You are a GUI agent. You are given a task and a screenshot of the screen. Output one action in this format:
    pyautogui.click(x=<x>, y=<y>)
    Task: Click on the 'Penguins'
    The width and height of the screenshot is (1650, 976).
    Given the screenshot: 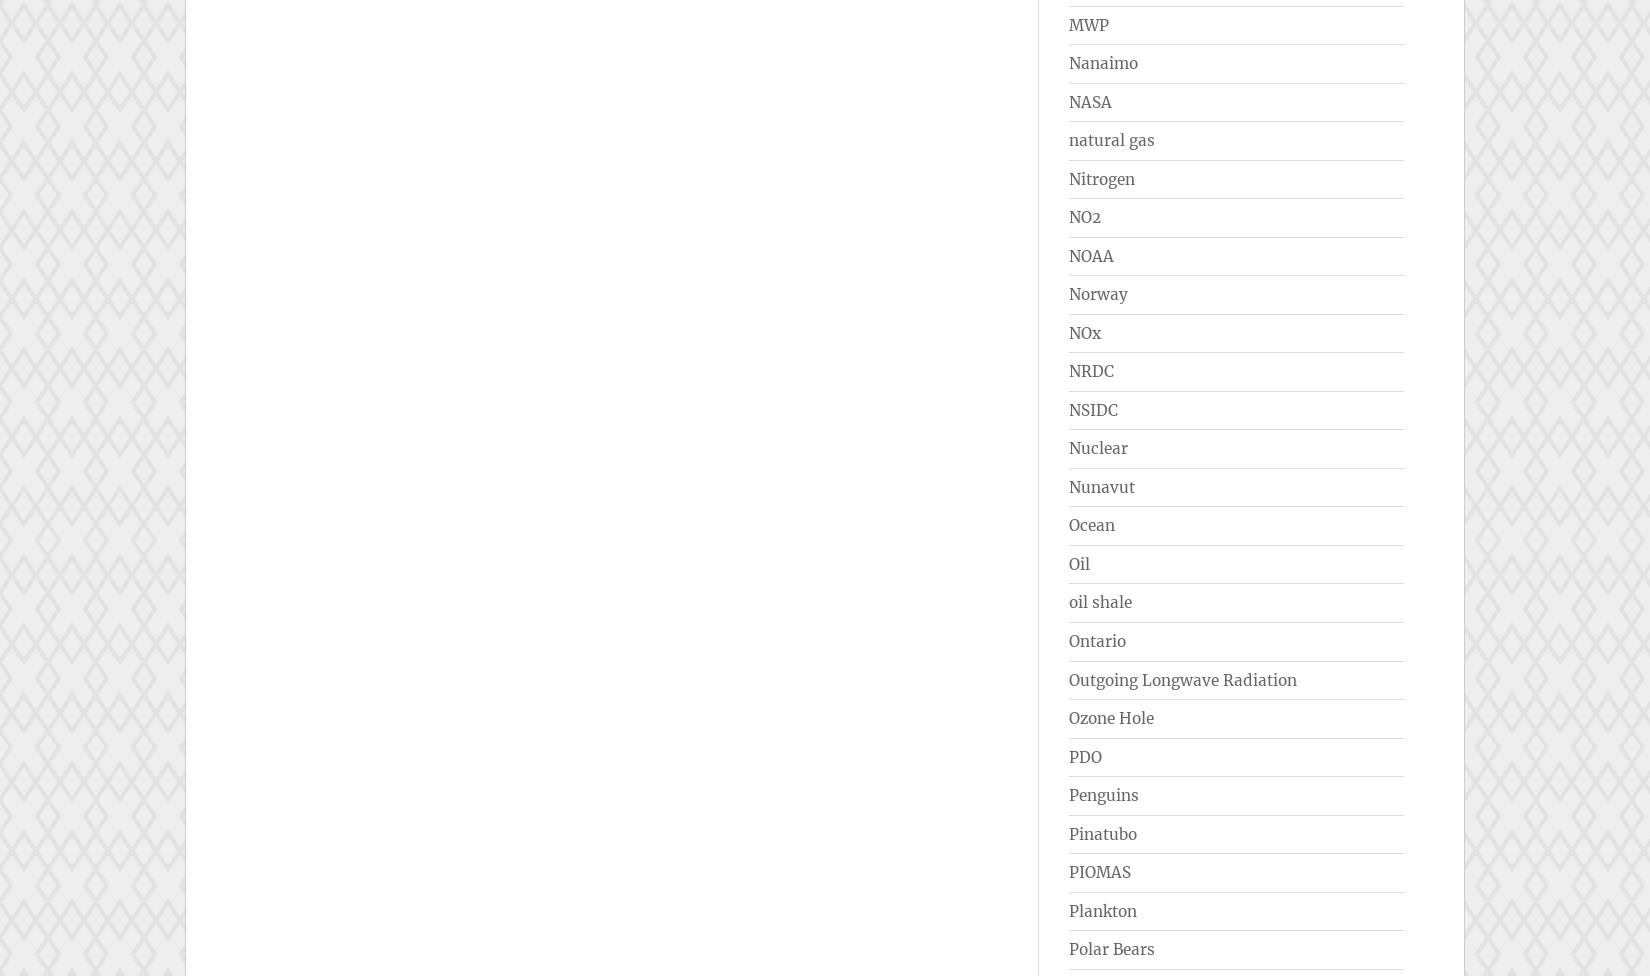 What is the action you would take?
    pyautogui.click(x=1104, y=795)
    